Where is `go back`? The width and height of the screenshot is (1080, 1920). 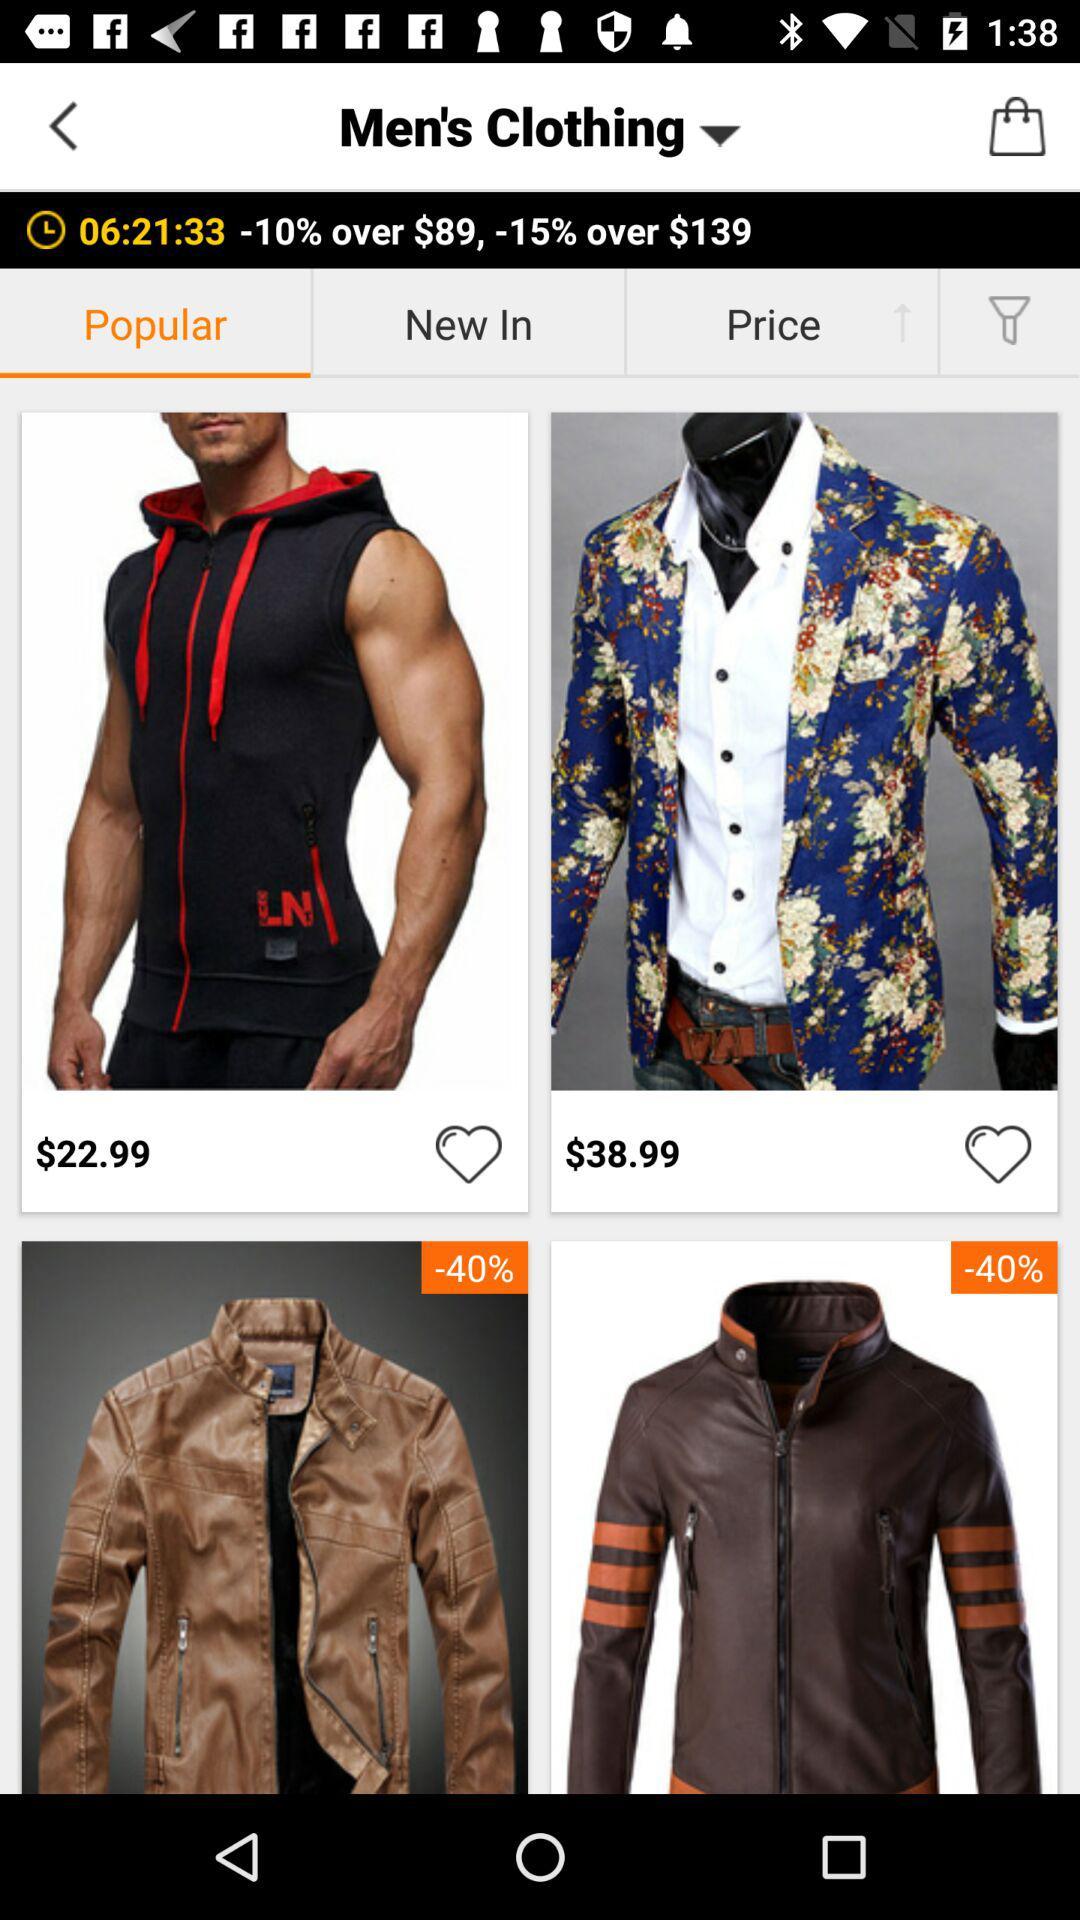
go back is located at coordinates (61, 124).